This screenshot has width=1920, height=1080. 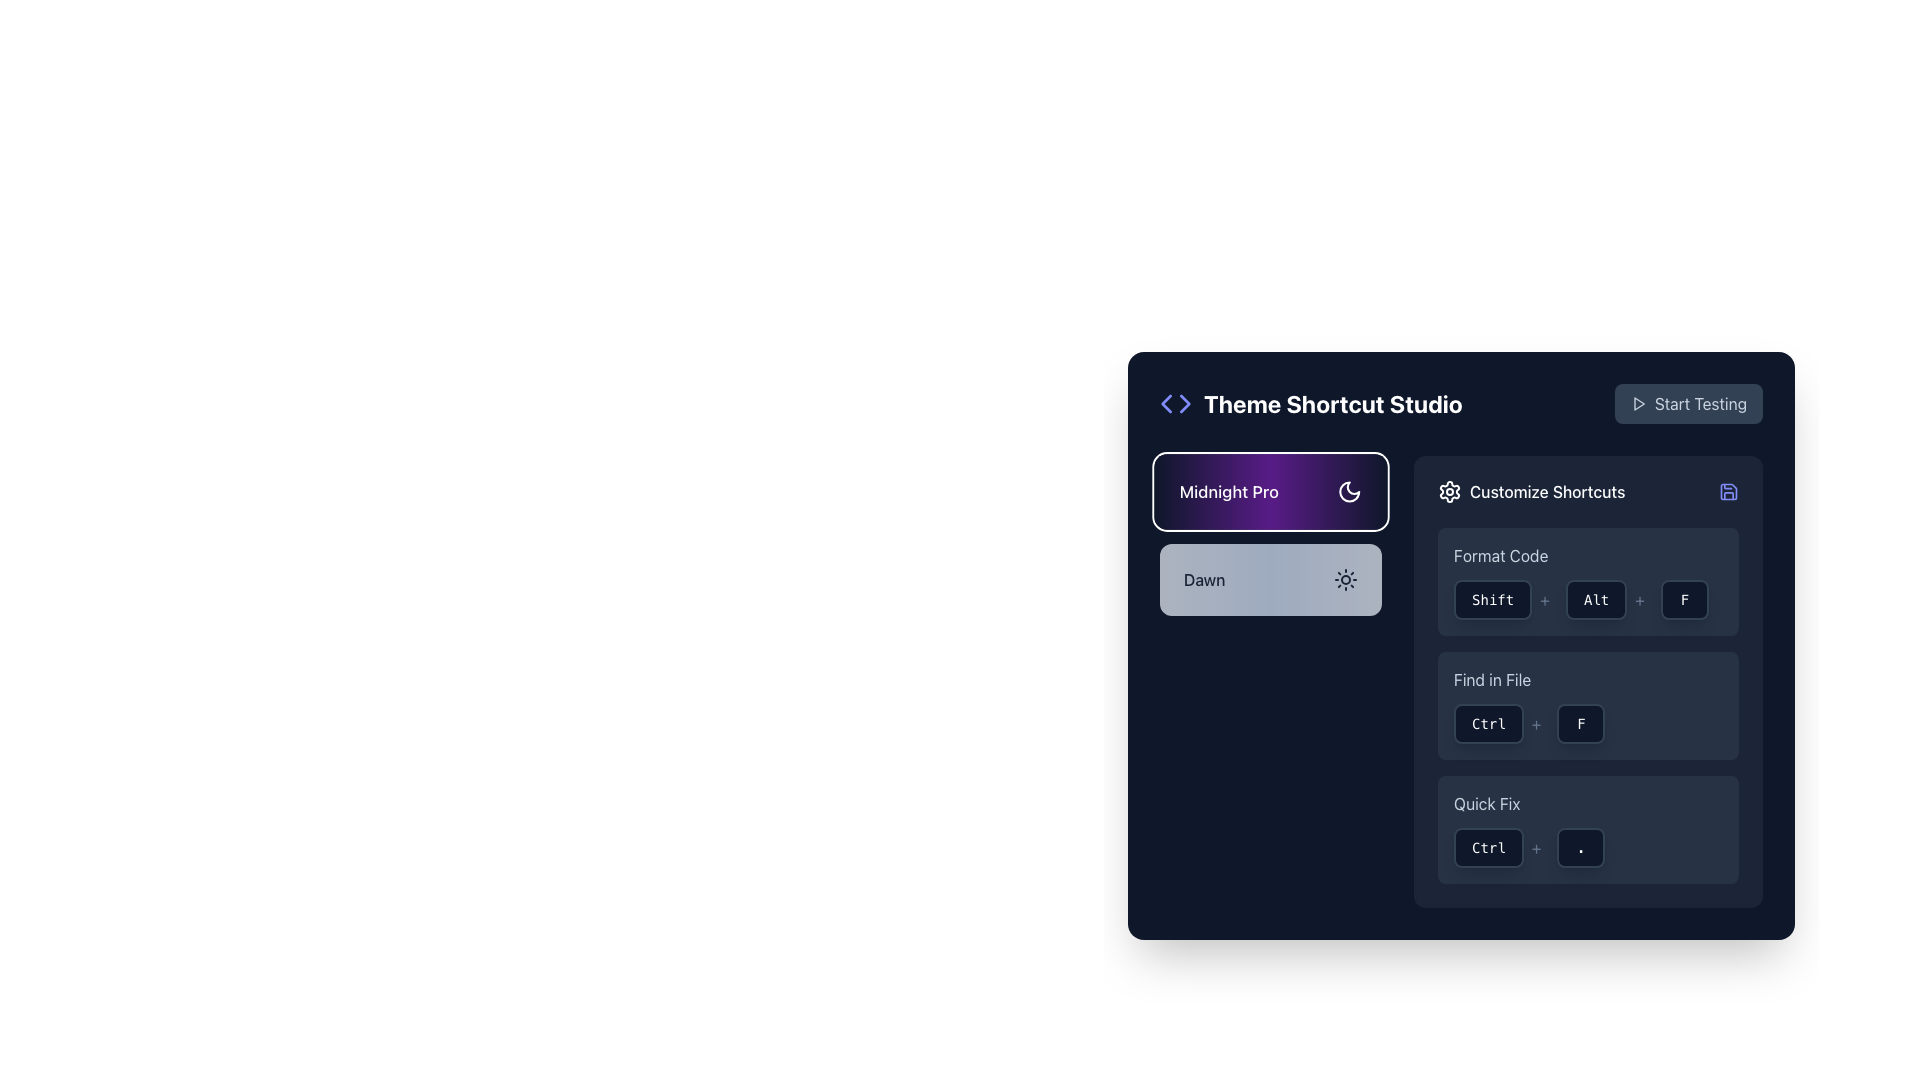 What do you see at coordinates (1595, 599) in the screenshot?
I see `the 'Alt' key representation in the 'Customize Shortcuts' section, which is part of the 'Format Code' shortcut, located between the 'Shift' and 'F' buttons` at bounding box center [1595, 599].